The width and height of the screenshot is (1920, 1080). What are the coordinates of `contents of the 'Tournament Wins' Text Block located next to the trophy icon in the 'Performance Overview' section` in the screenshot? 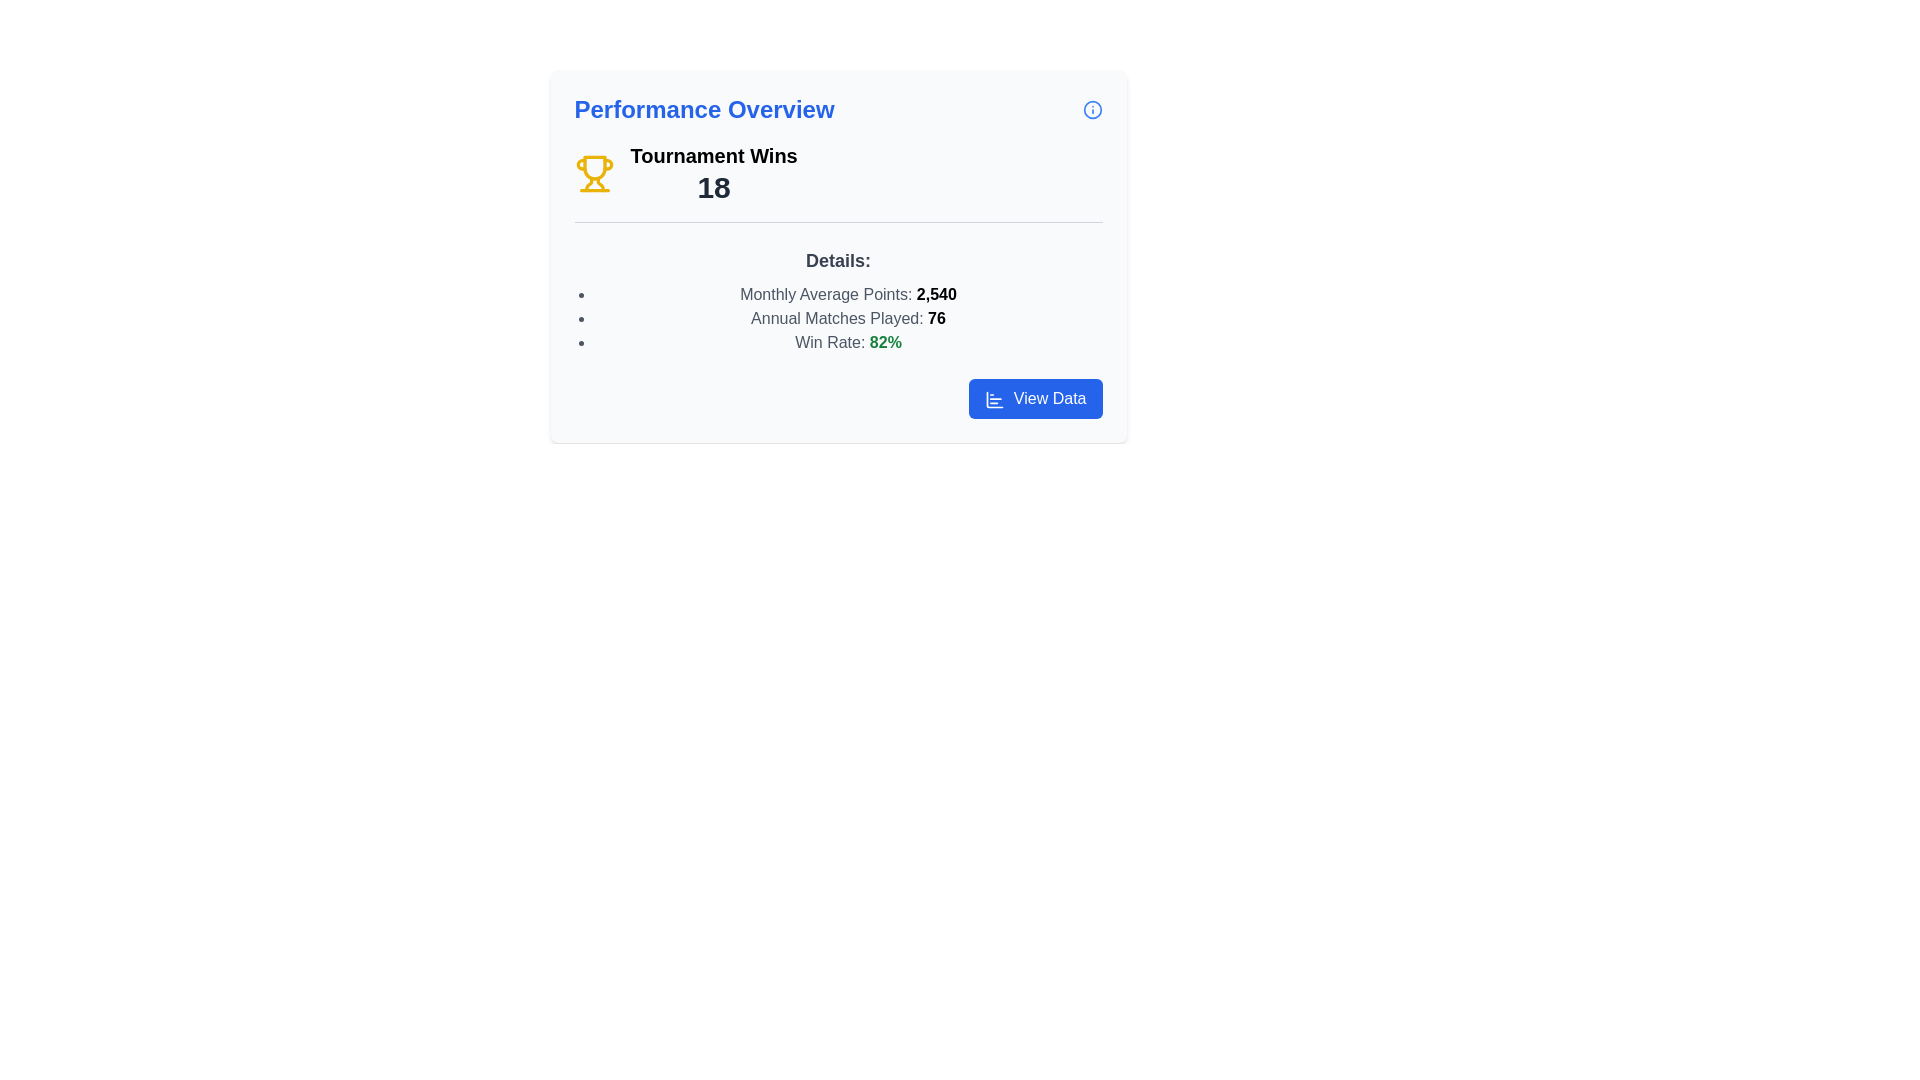 It's located at (714, 172).